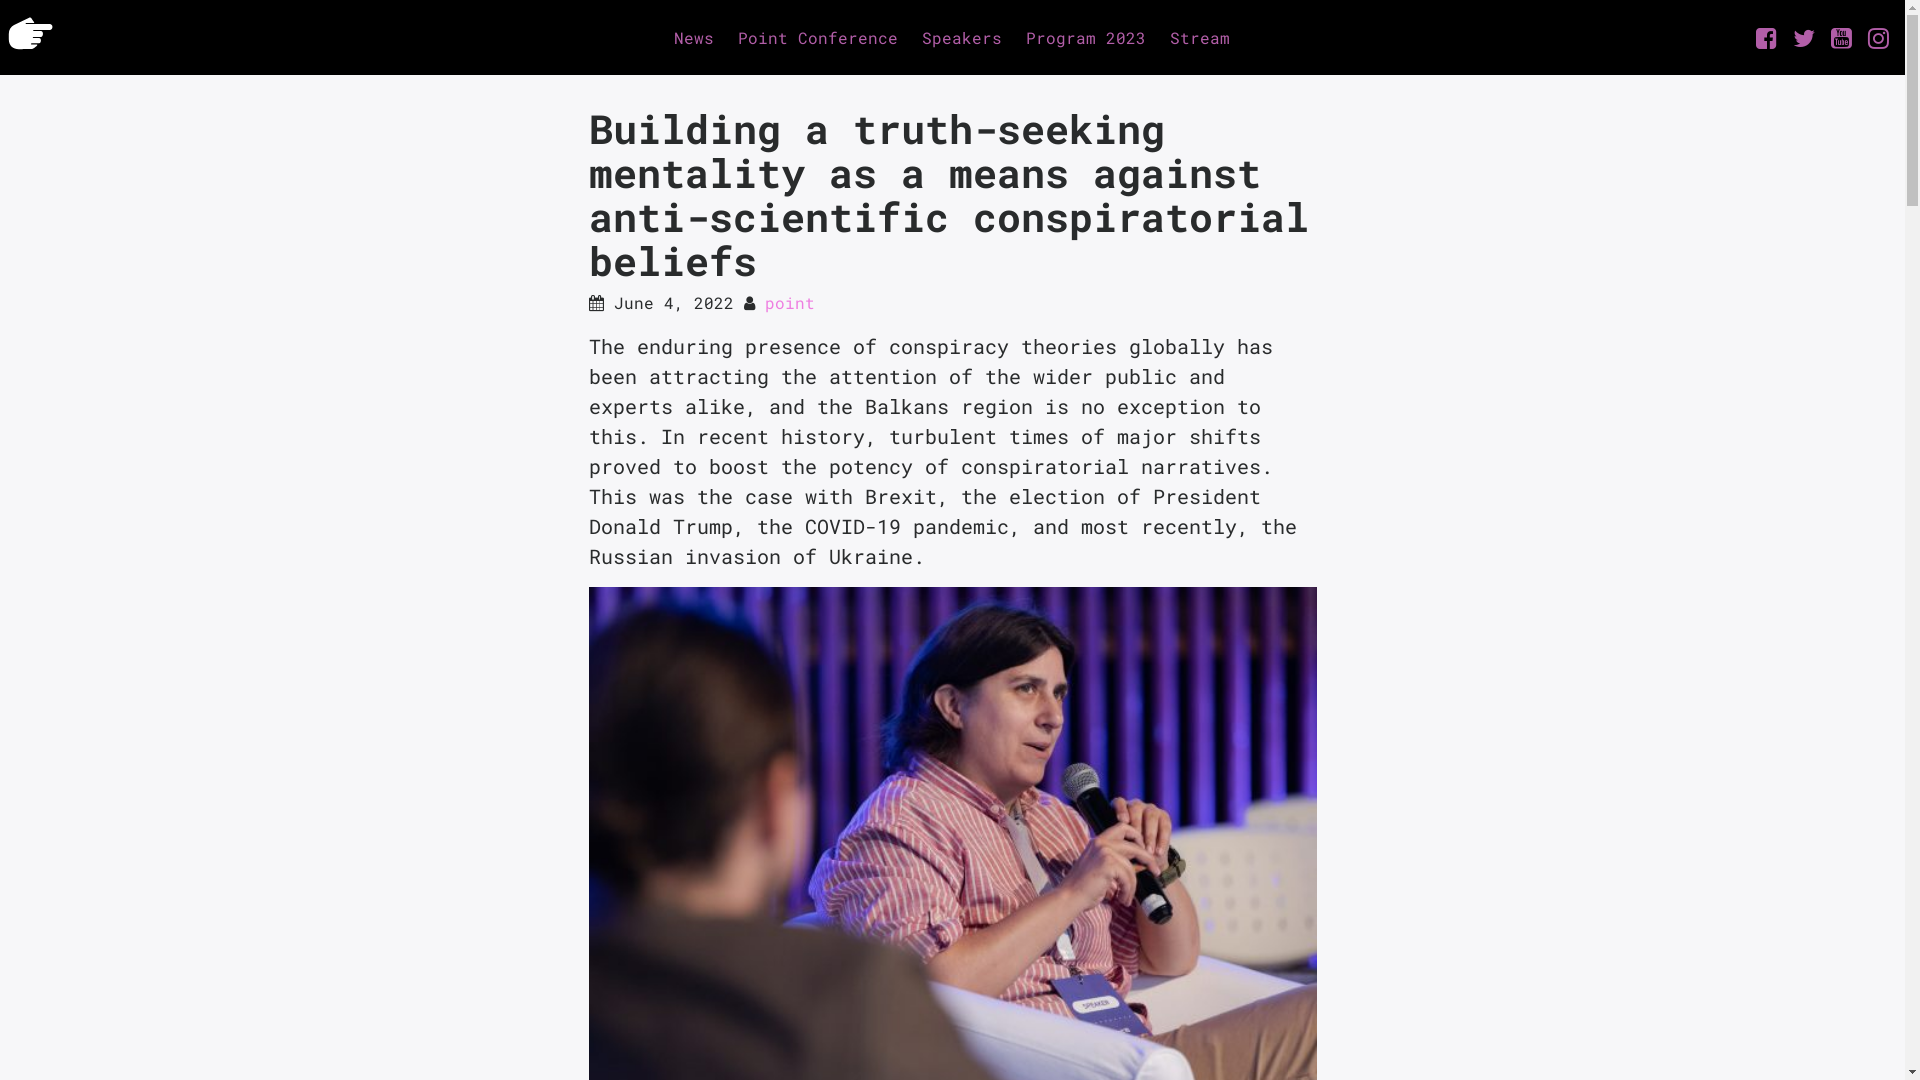 This screenshot has width=1920, height=1080. I want to click on 'twitter', so click(1804, 38).